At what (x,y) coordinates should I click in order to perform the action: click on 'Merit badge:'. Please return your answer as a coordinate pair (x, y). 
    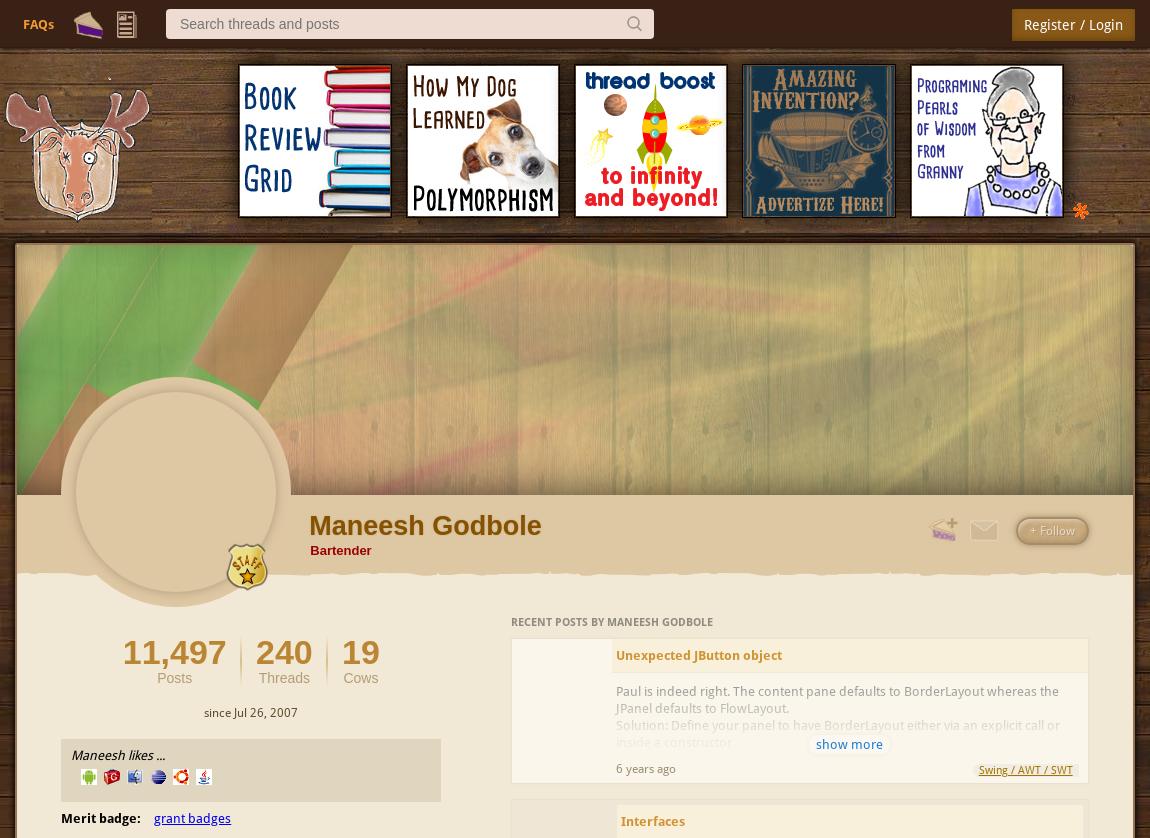
    Looking at the image, I should click on (99, 816).